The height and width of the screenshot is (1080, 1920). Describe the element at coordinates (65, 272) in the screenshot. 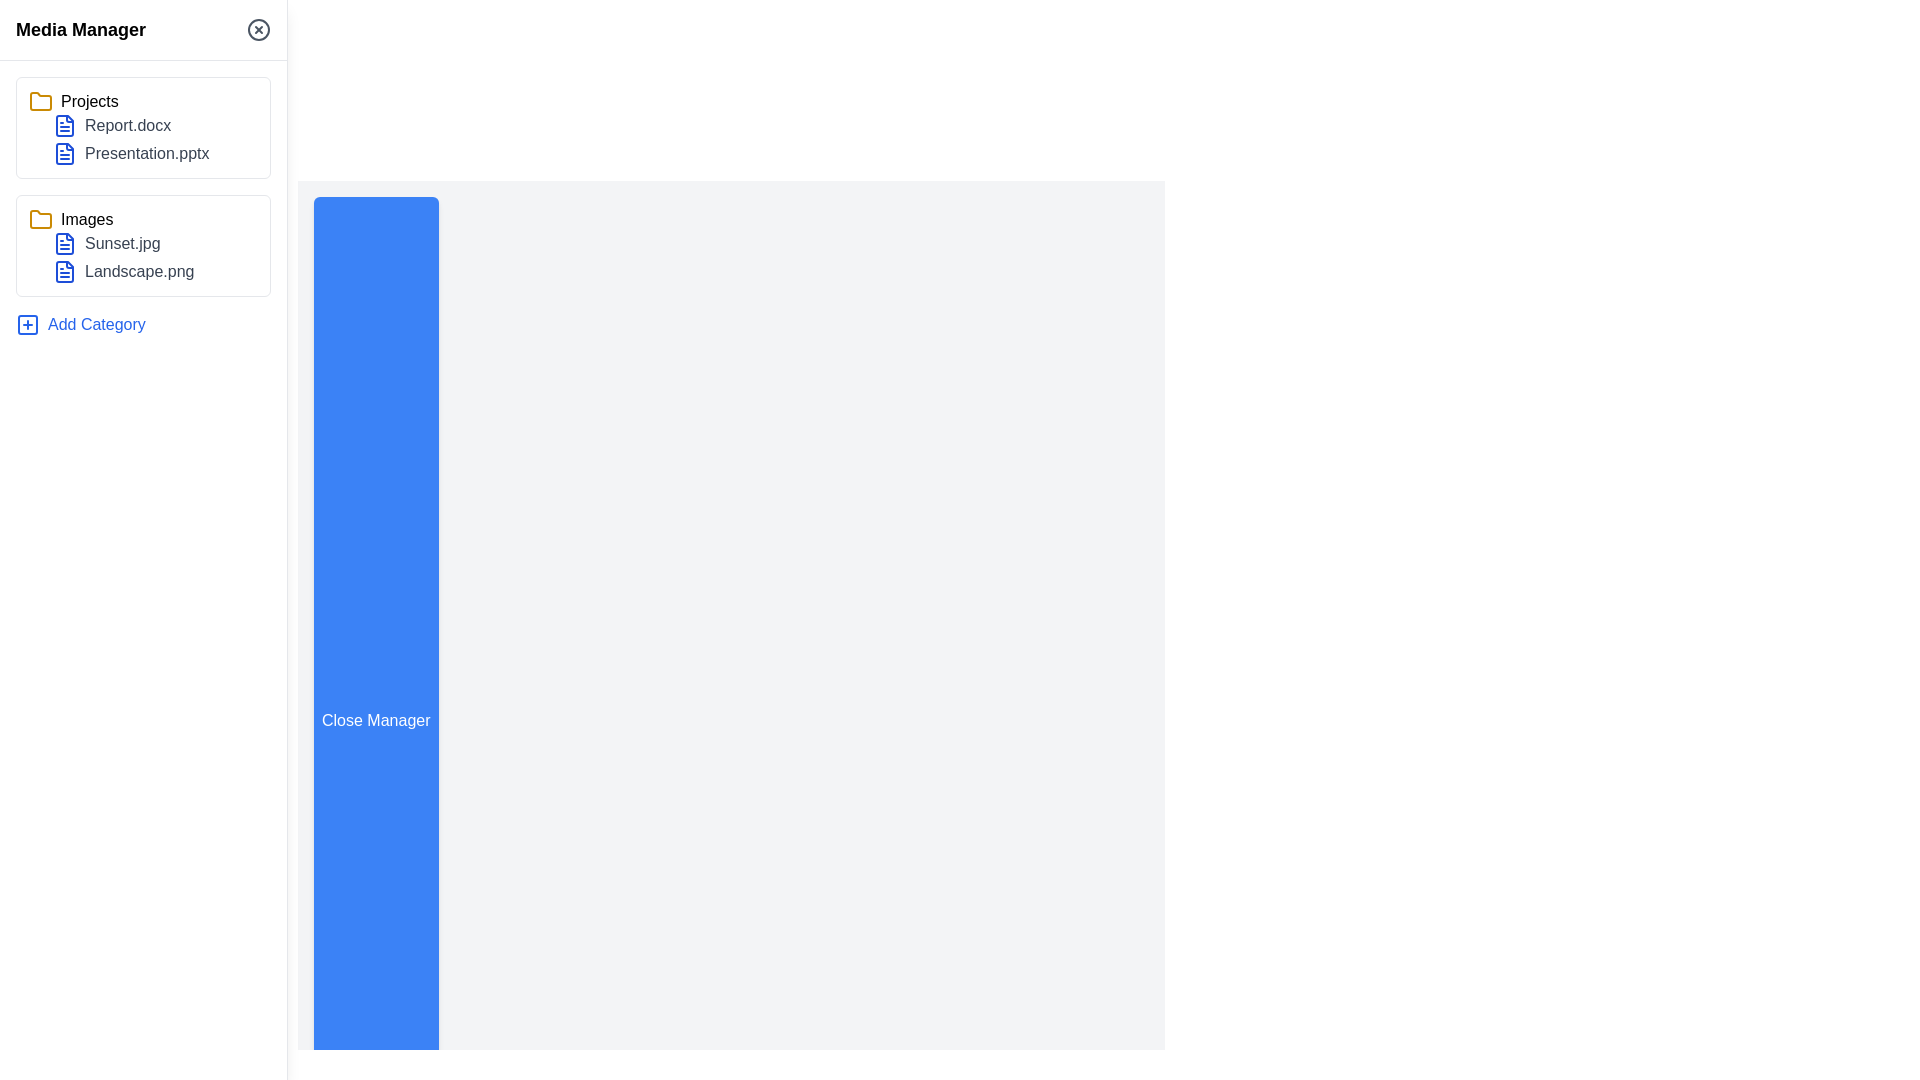

I see `the file icon representing 'Landscape.png' located in the left sidebar under the 'Images' section` at that location.